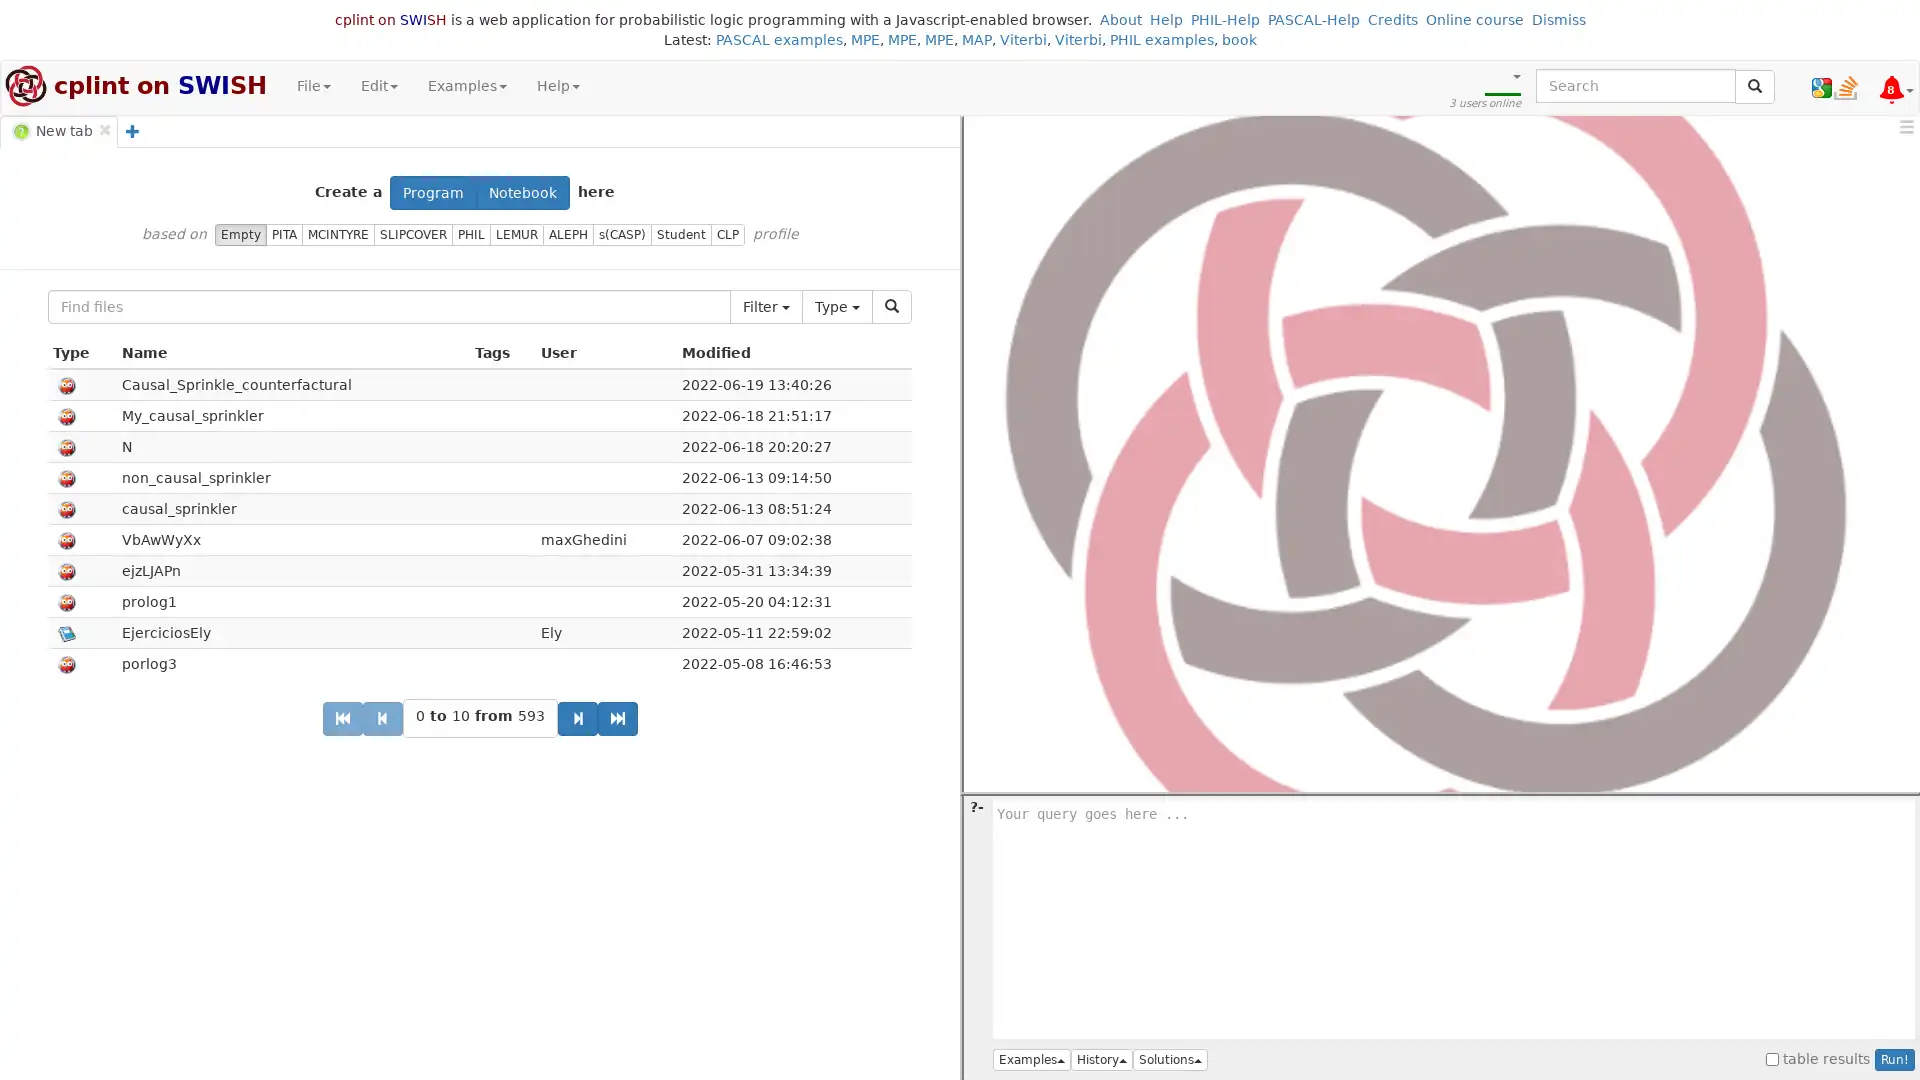 The width and height of the screenshot is (1920, 1080). What do you see at coordinates (1894, 1059) in the screenshot?
I see `Run!` at bounding box center [1894, 1059].